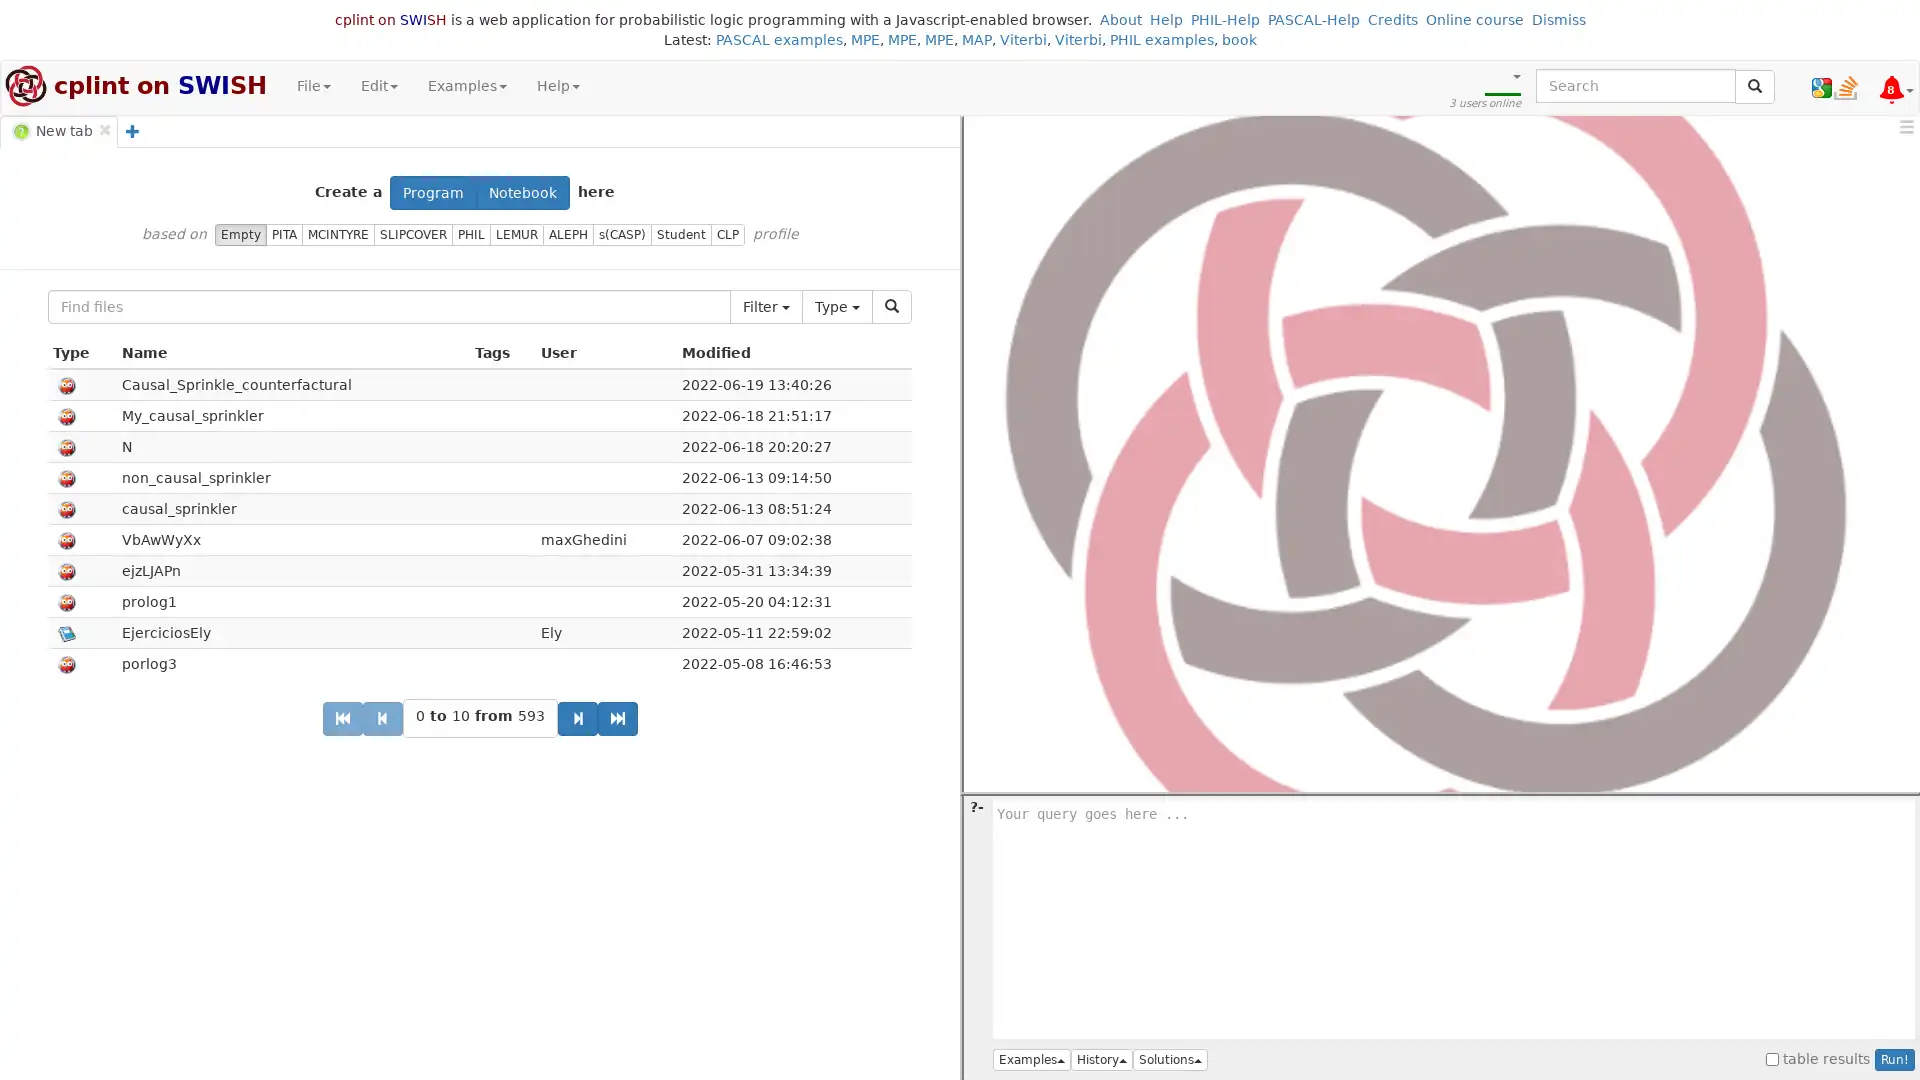 The width and height of the screenshot is (1920, 1080). What do you see at coordinates (1894, 1059) in the screenshot?
I see `Run!` at bounding box center [1894, 1059].